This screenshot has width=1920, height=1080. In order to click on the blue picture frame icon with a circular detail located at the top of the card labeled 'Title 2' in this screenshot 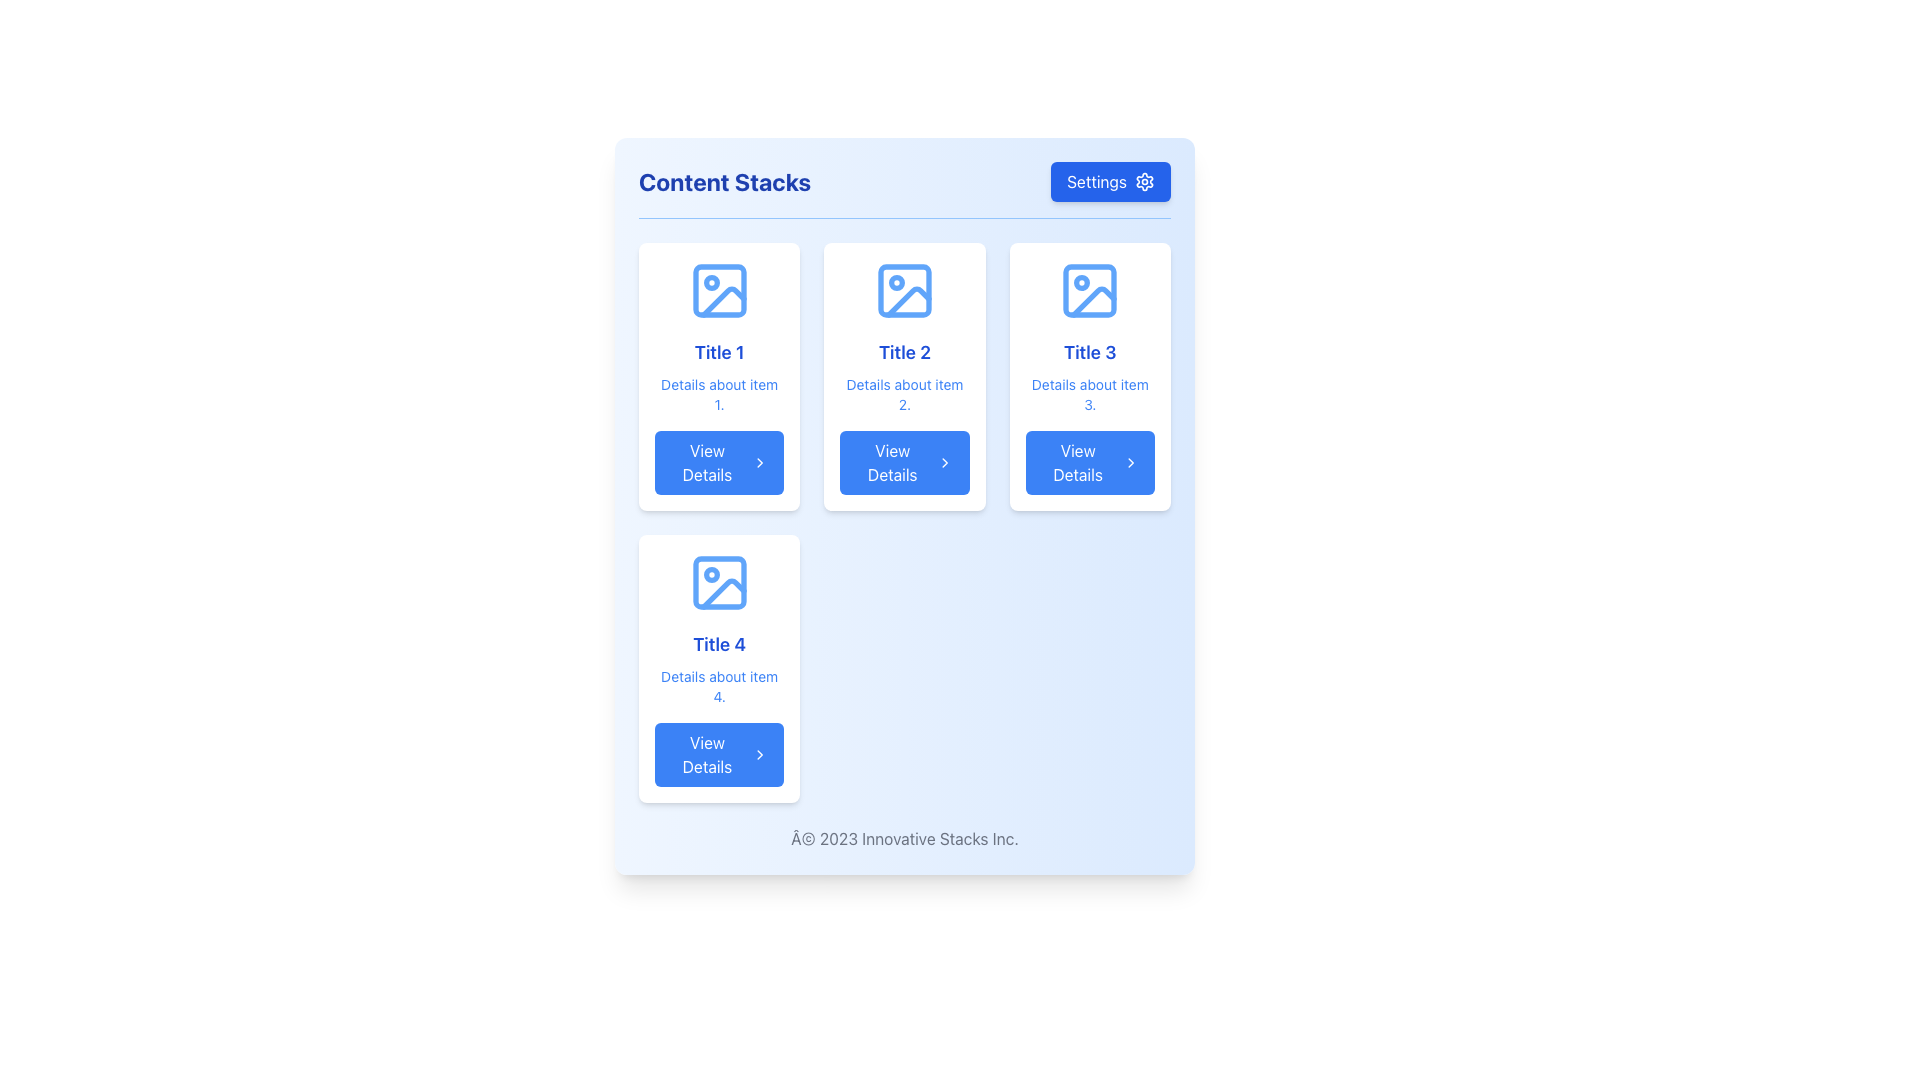, I will do `click(903, 290)`.